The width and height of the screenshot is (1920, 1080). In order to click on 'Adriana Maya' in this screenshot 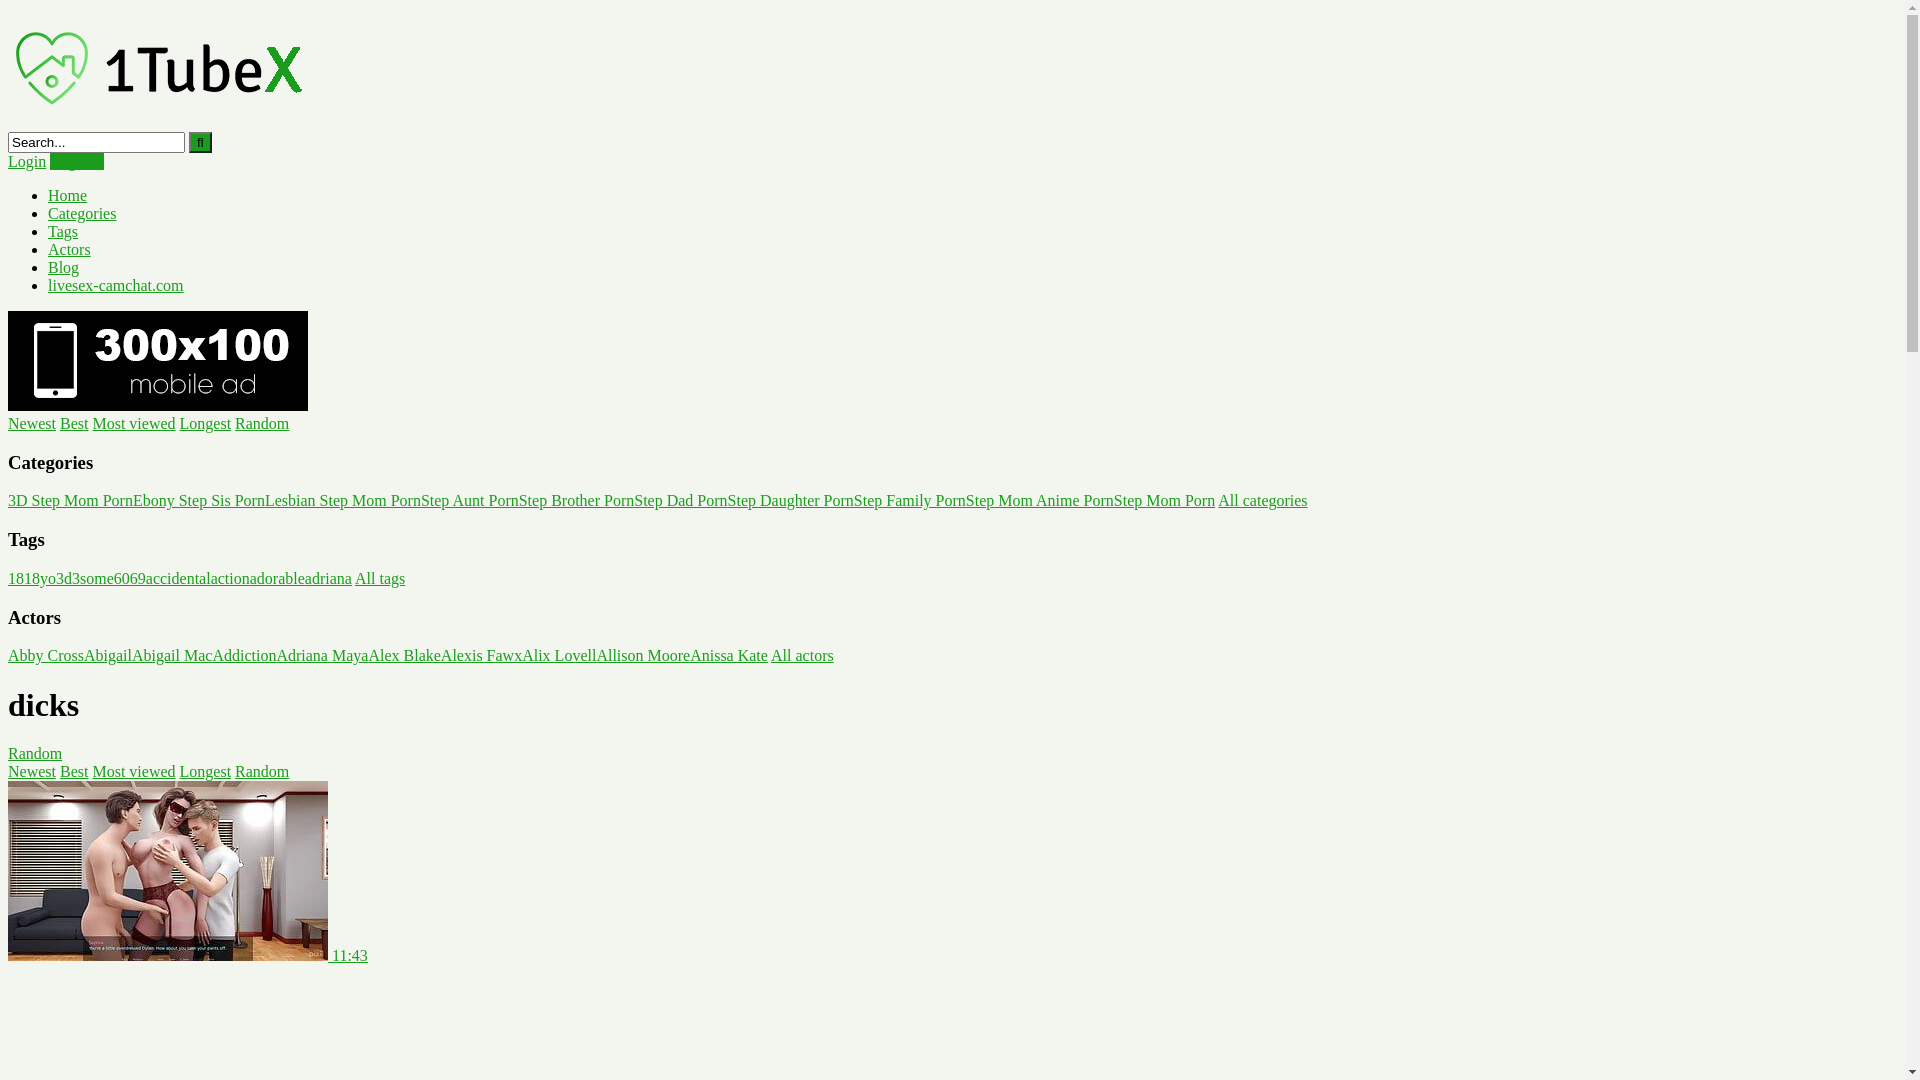, I will do `click(274, 655)`.